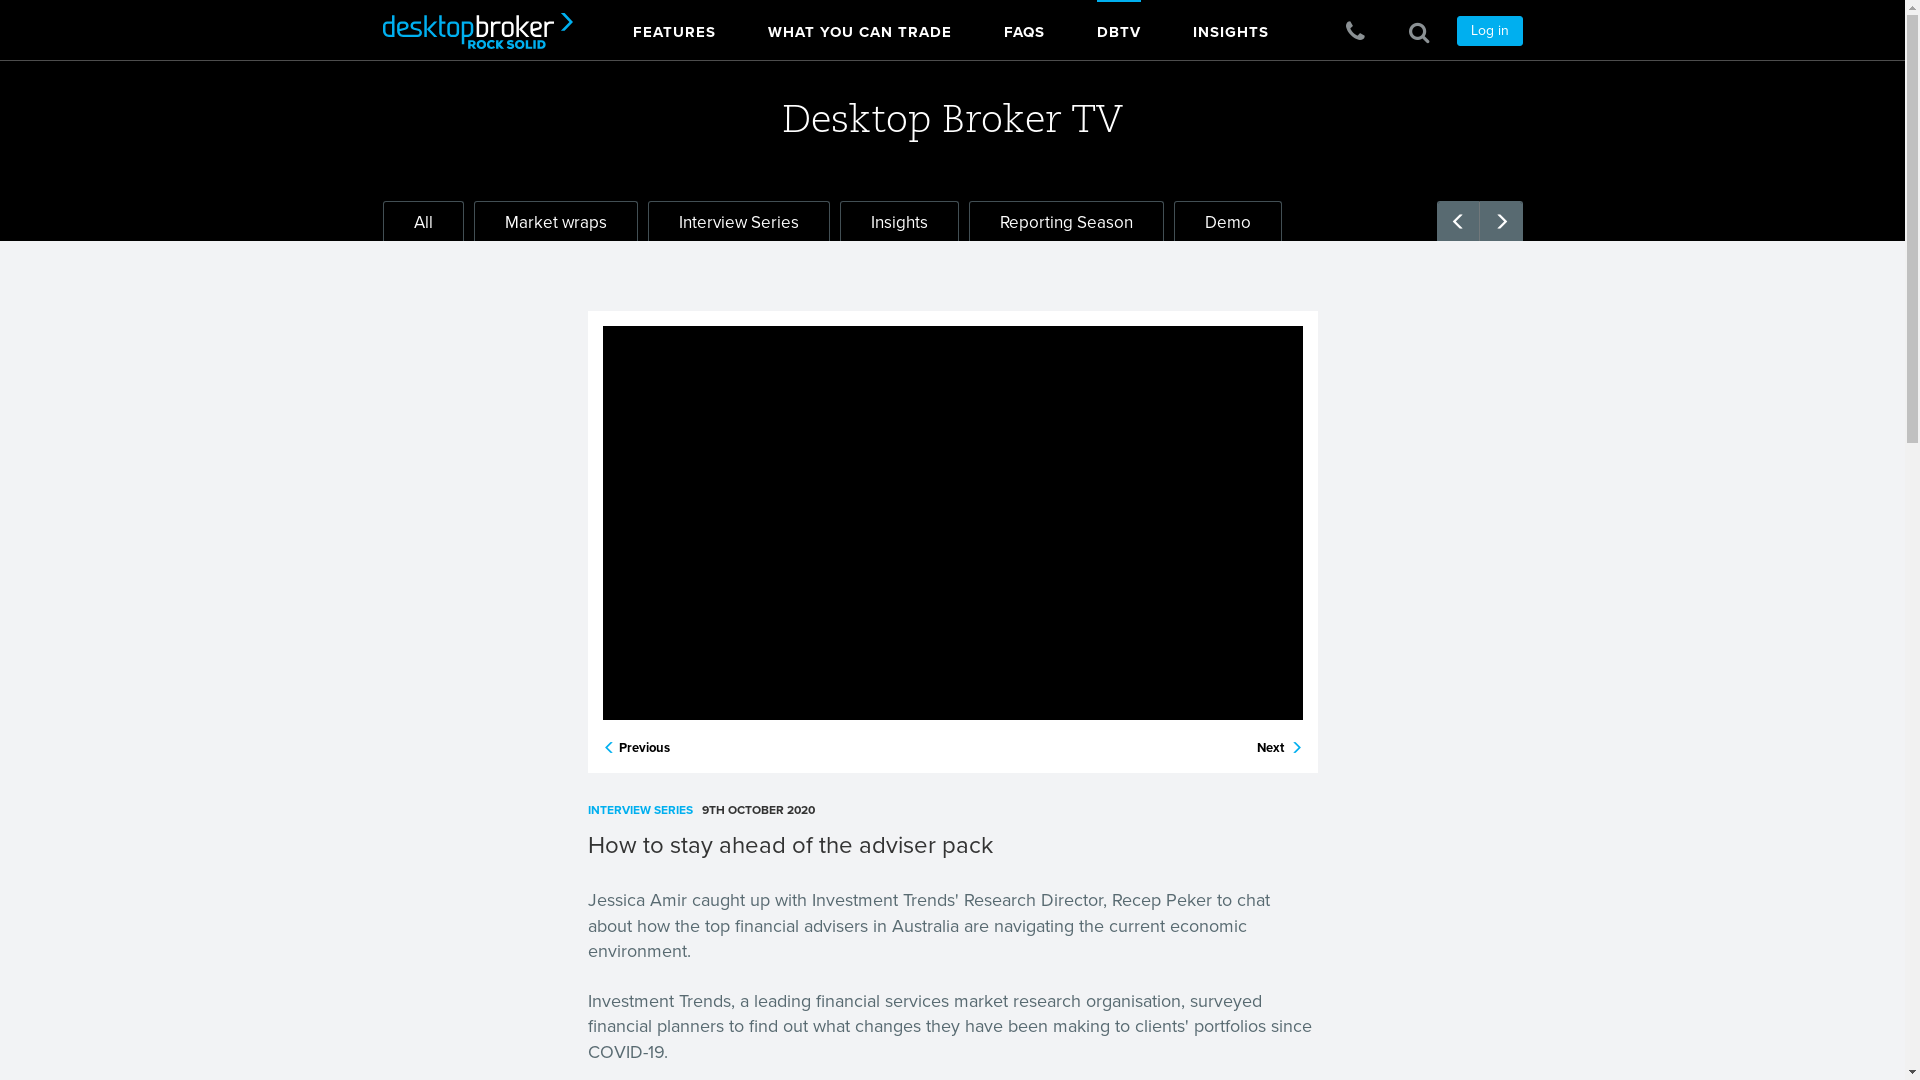  What do you see at coordinates (673, 27) in the screenshot?
I see `'FEATURES'` at bounding box center [673, 27].